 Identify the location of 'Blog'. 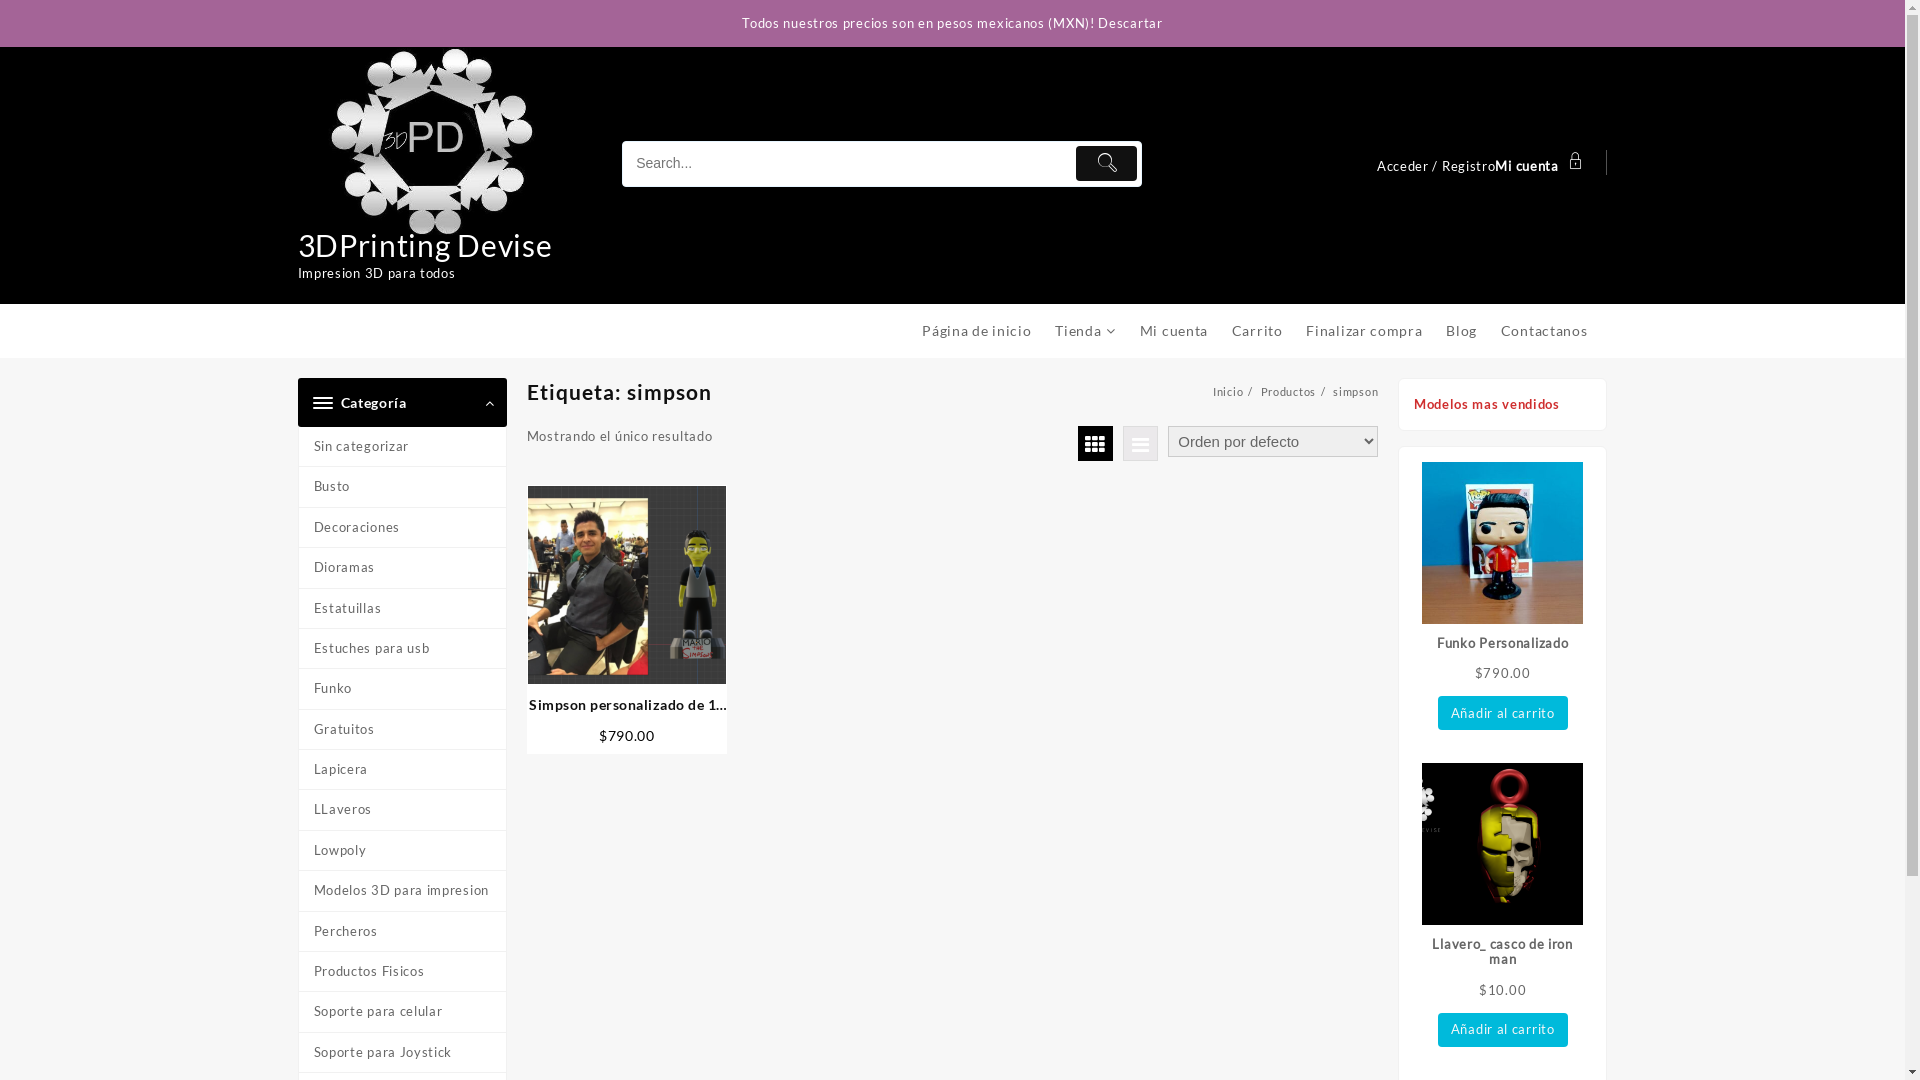
(1471, 329).